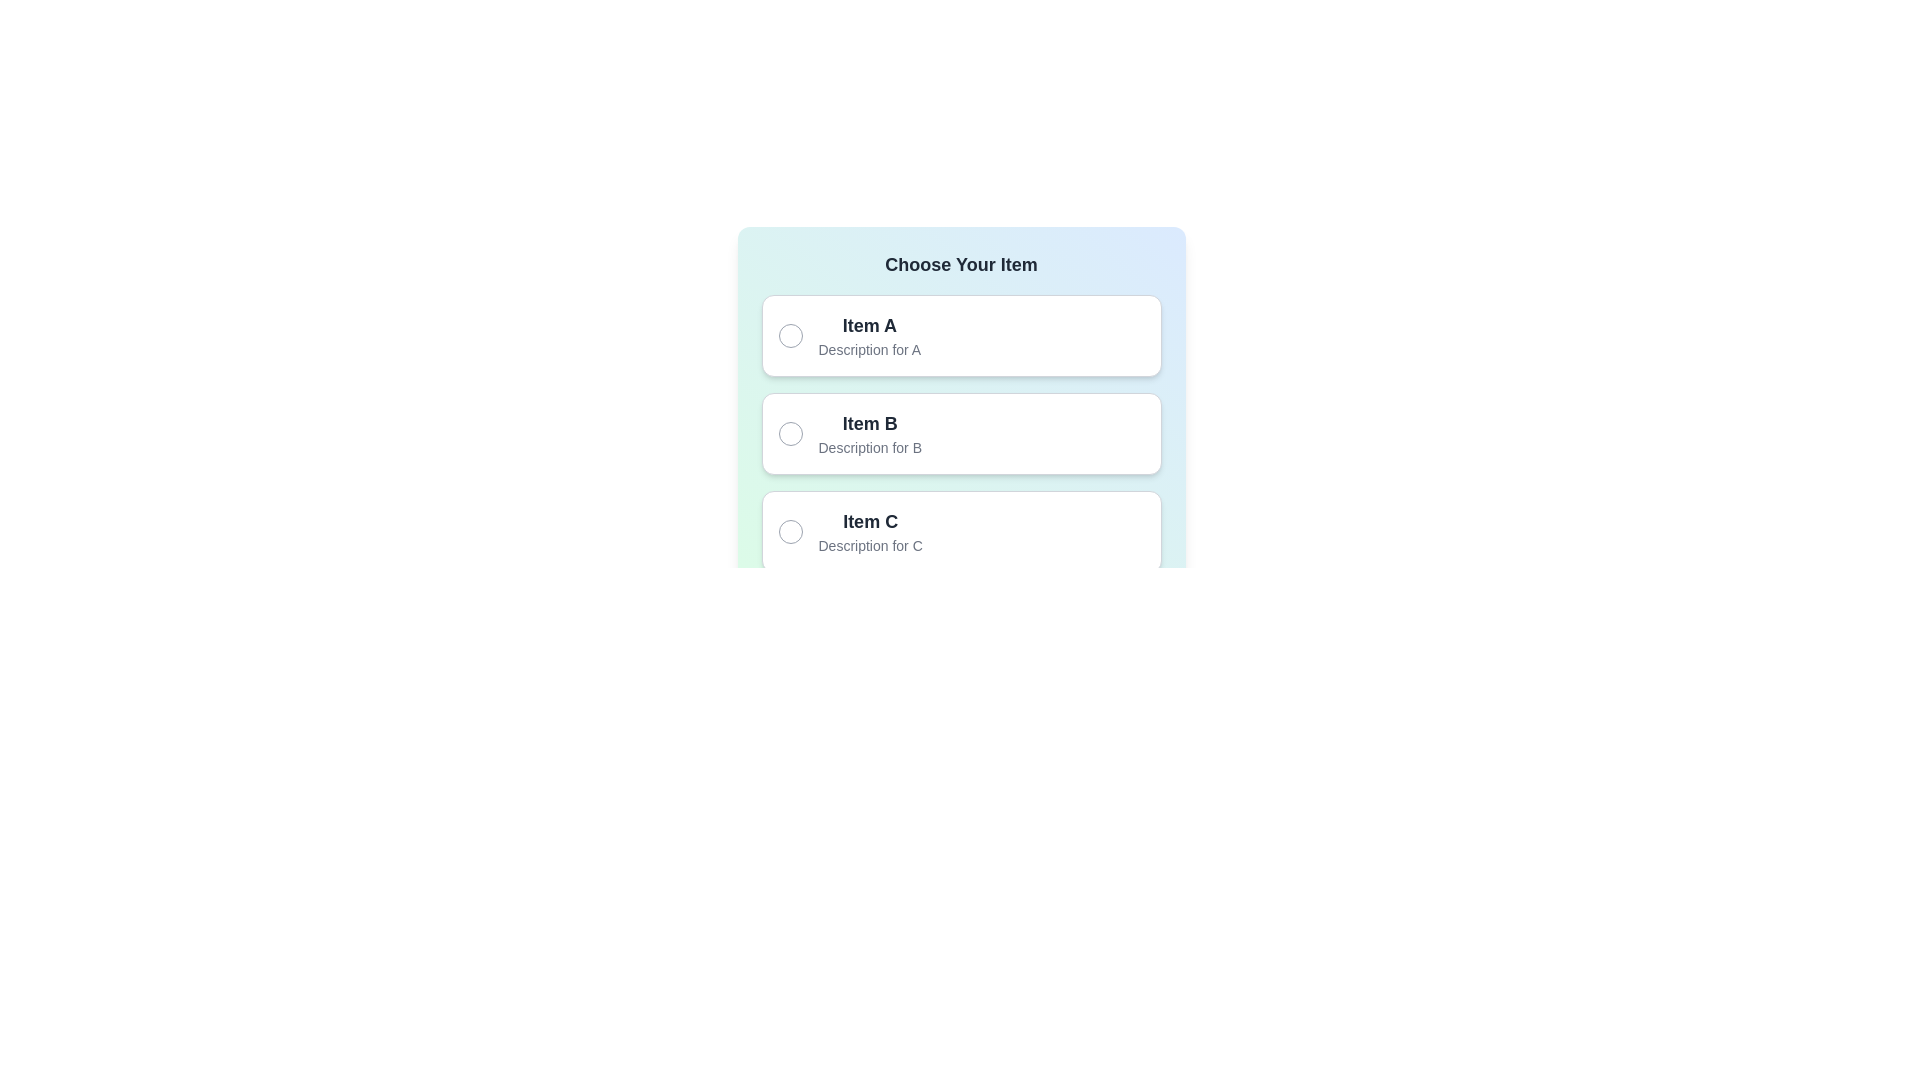 This screenshot has width=1920, height=1080. Describe the element at coordinates (870, 433) in the screenshot. I see `the text label displaying 'Item B' for accessibility` at that location.